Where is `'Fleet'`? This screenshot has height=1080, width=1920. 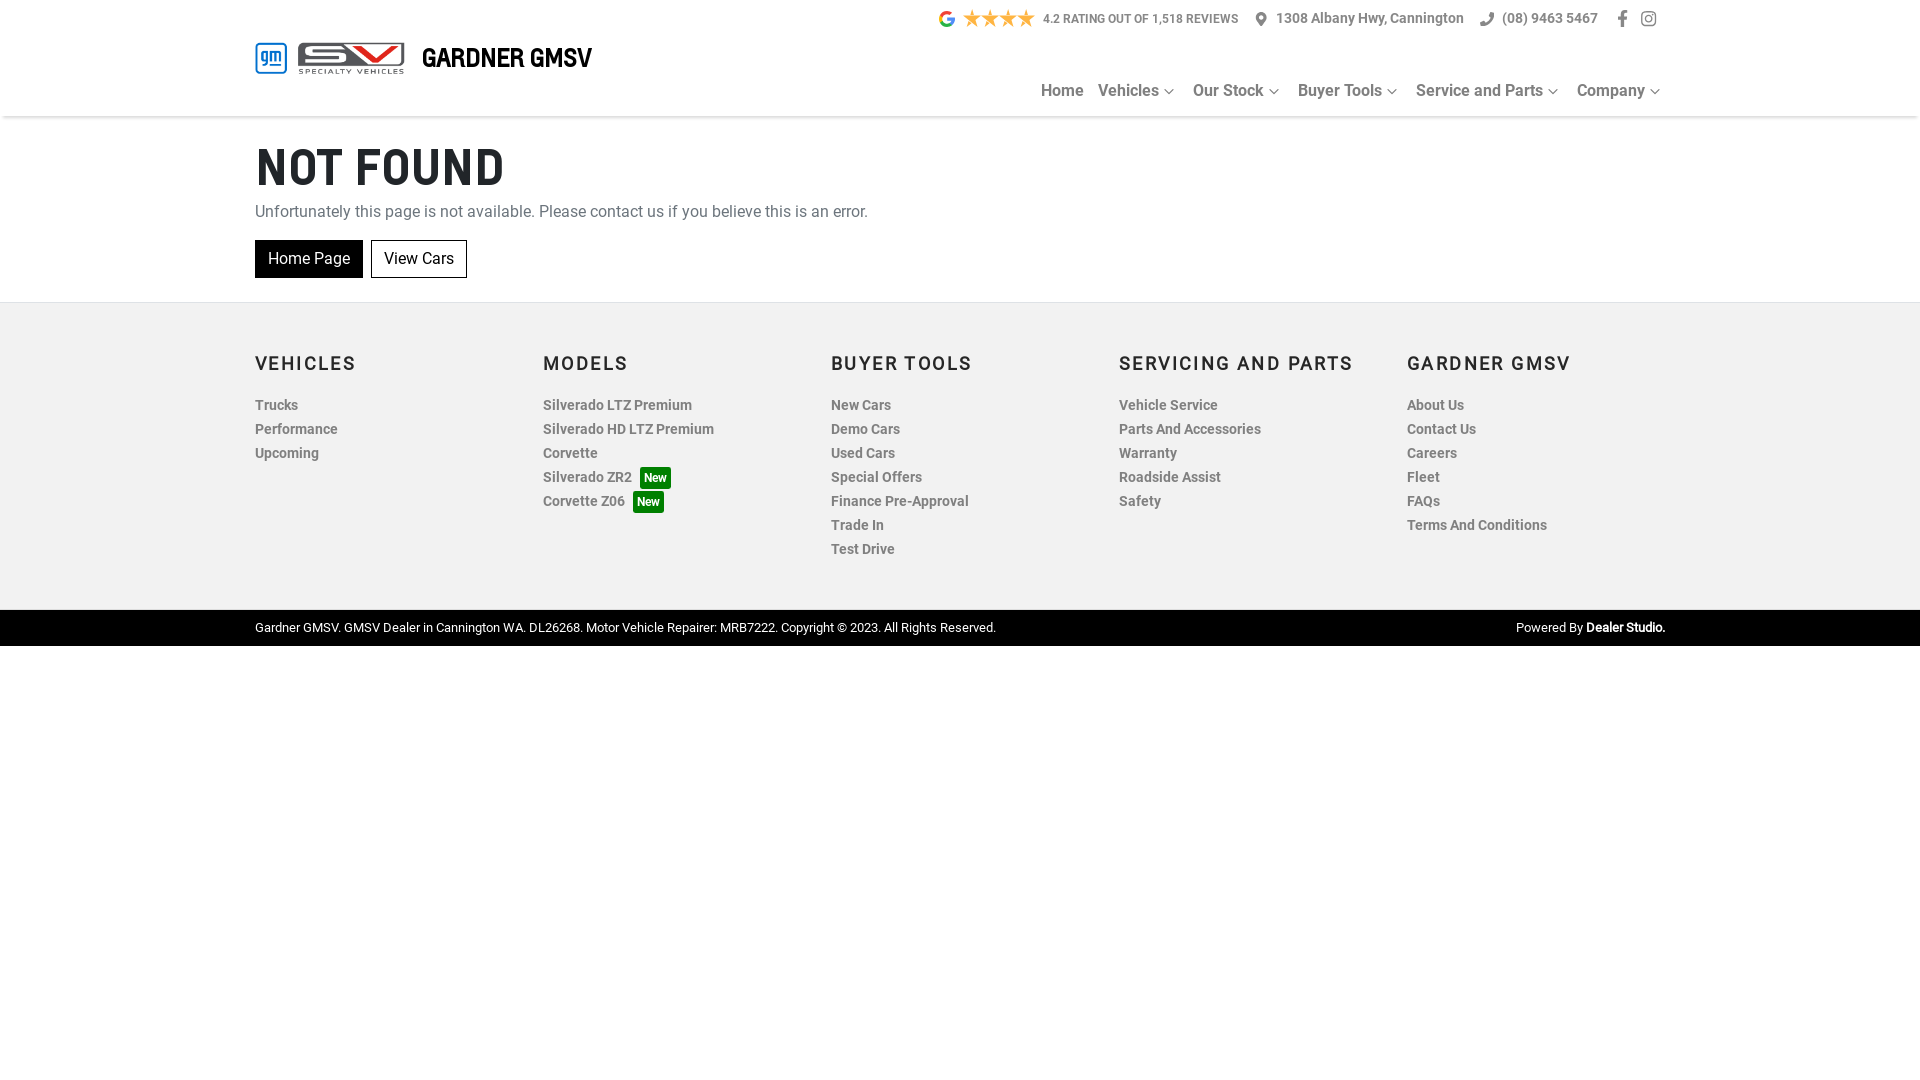 'Fleet' is located at coordinates (1405, 477).